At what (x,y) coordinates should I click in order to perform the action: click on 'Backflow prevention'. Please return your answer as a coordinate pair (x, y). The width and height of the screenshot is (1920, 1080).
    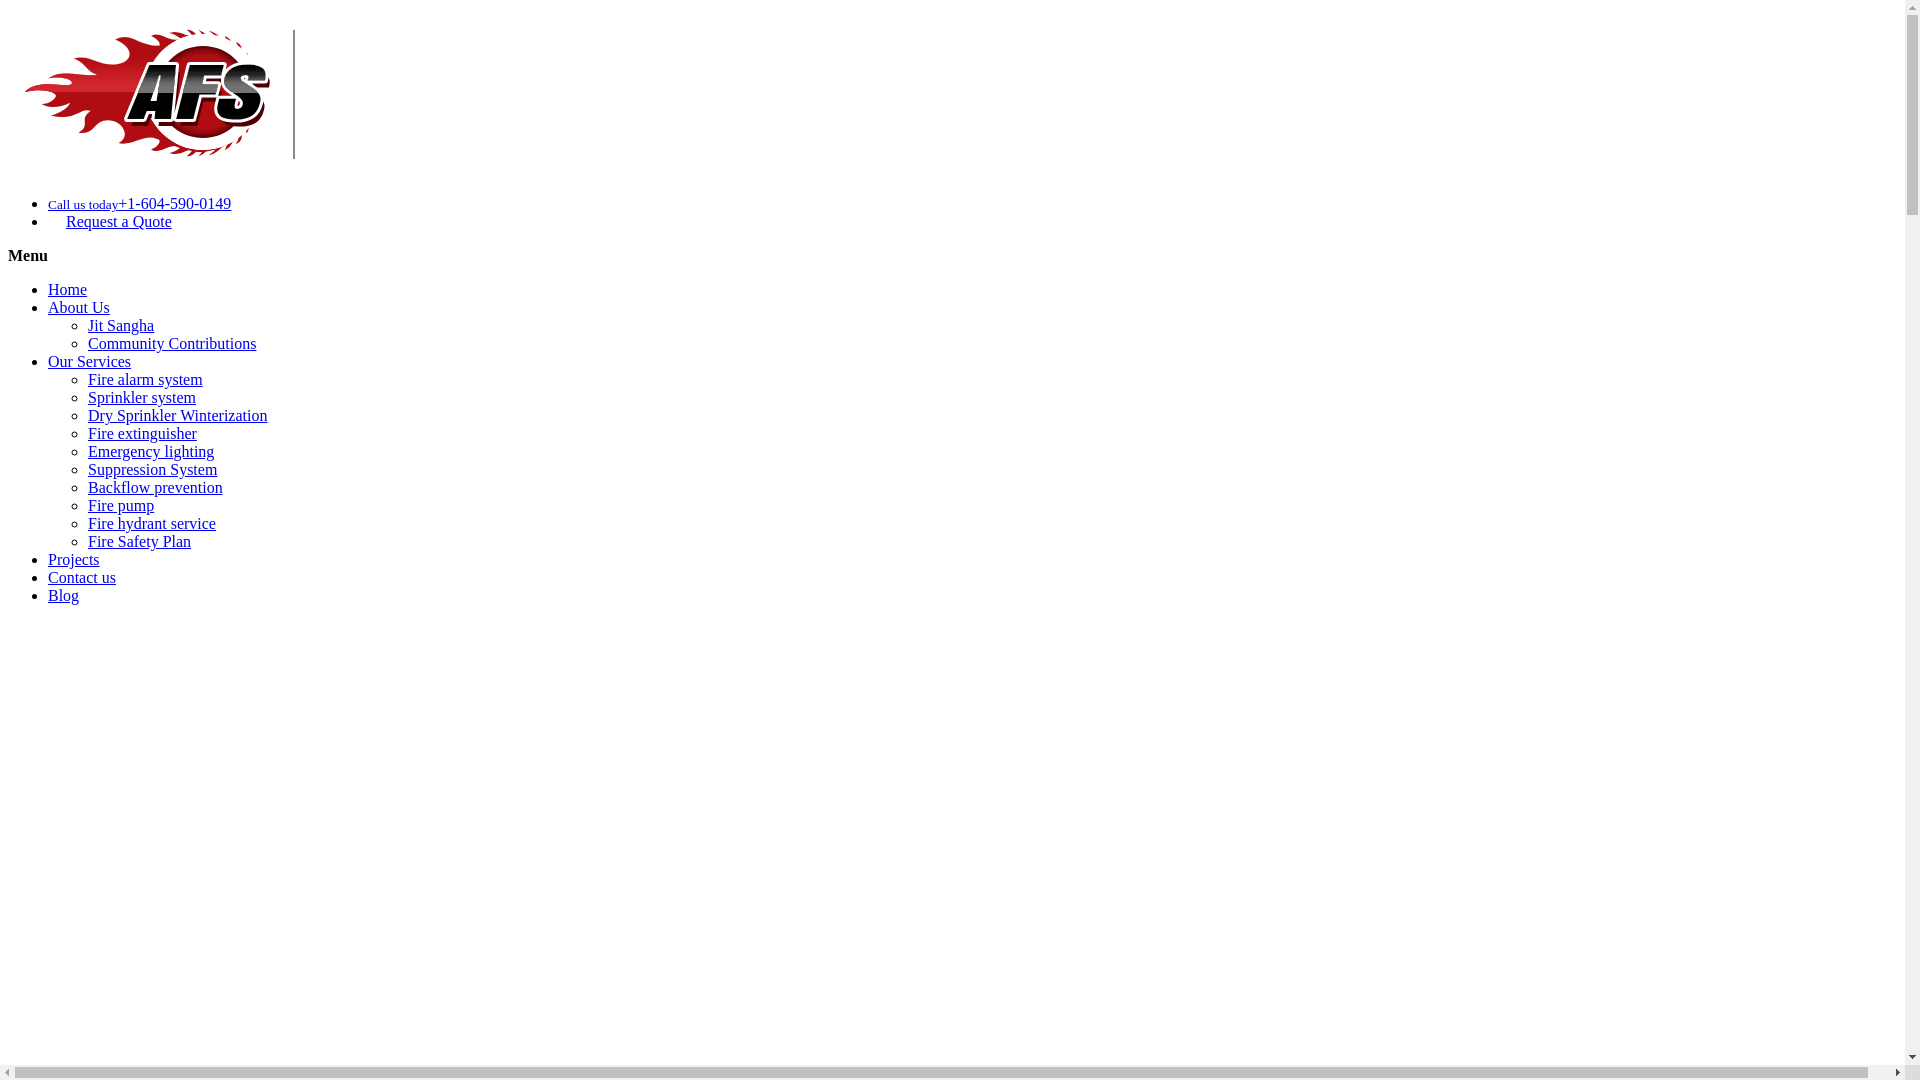
    Looking at the image, I should click on (154, 487).